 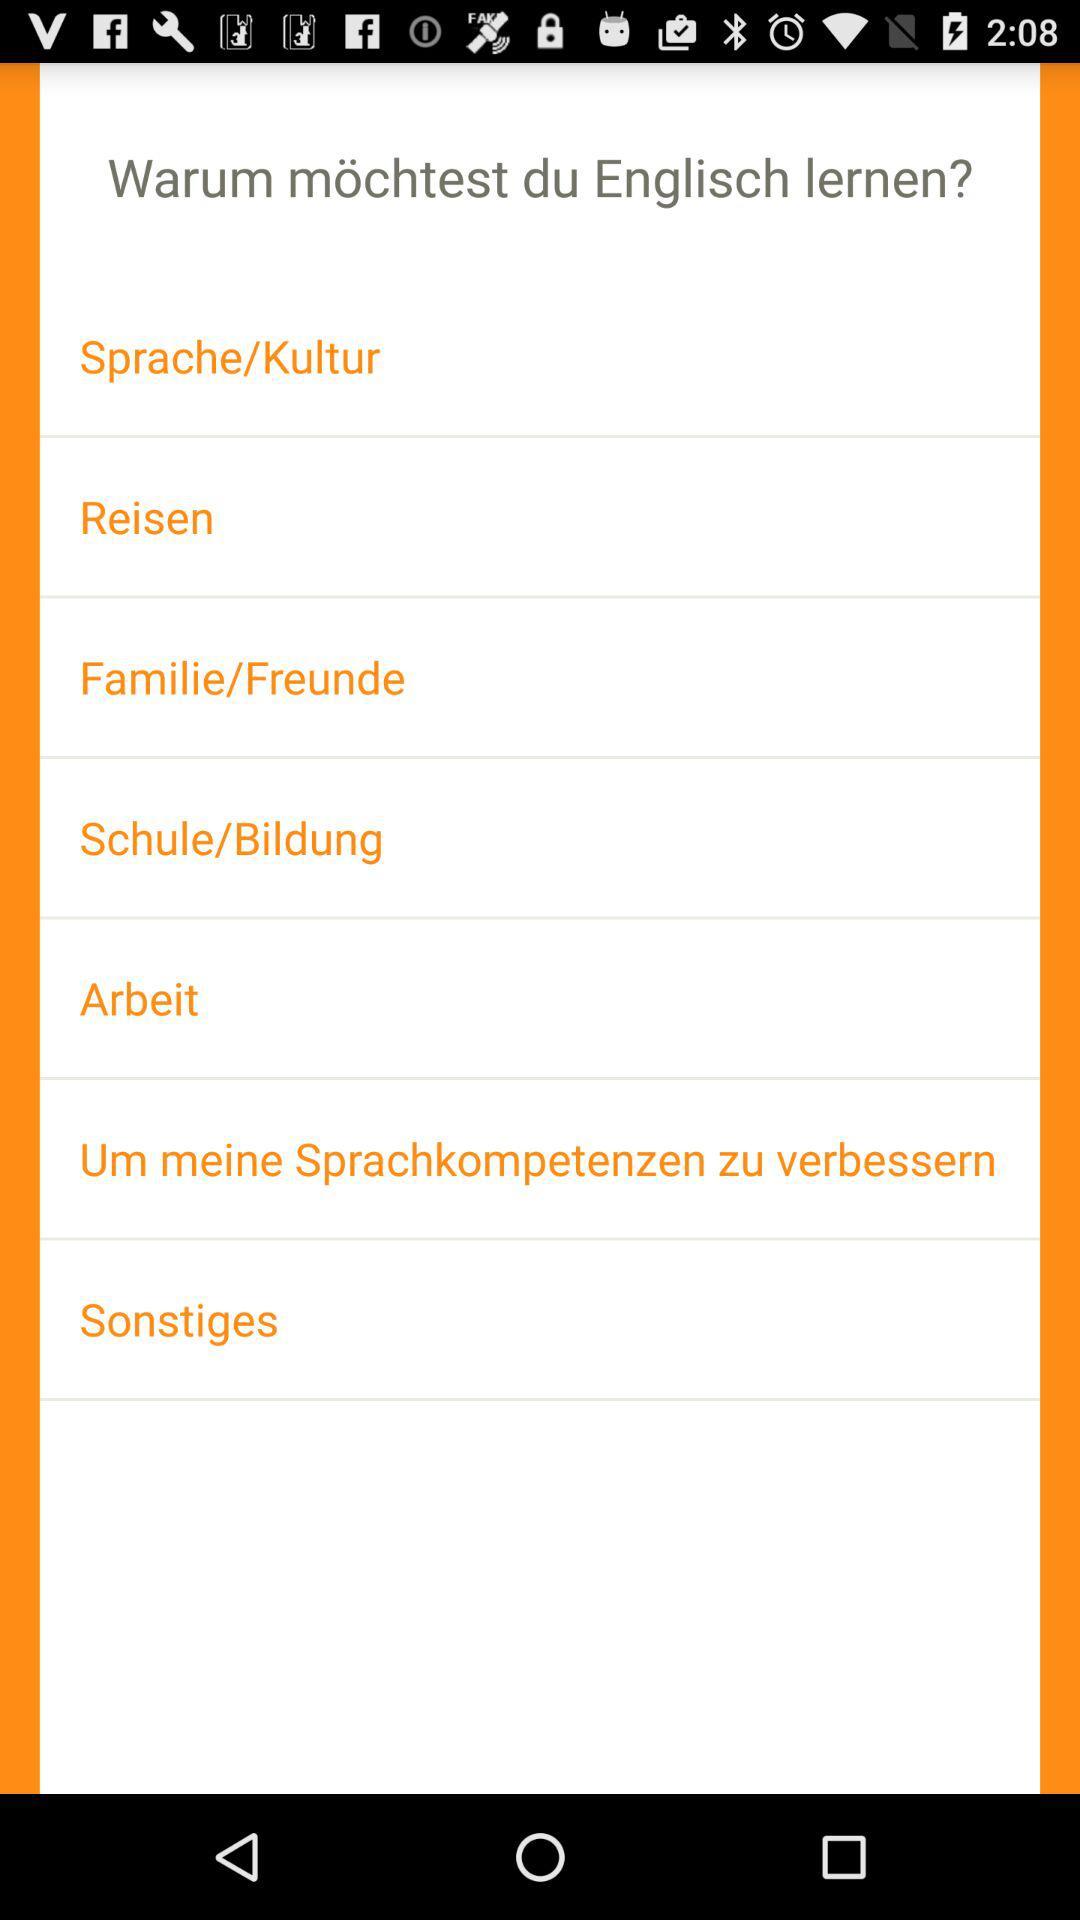 What do you see at coordinates (540, 1158) in the screenshot?
I see `the um meine sprachkompetenzen` at bounding box center [540, 1158].